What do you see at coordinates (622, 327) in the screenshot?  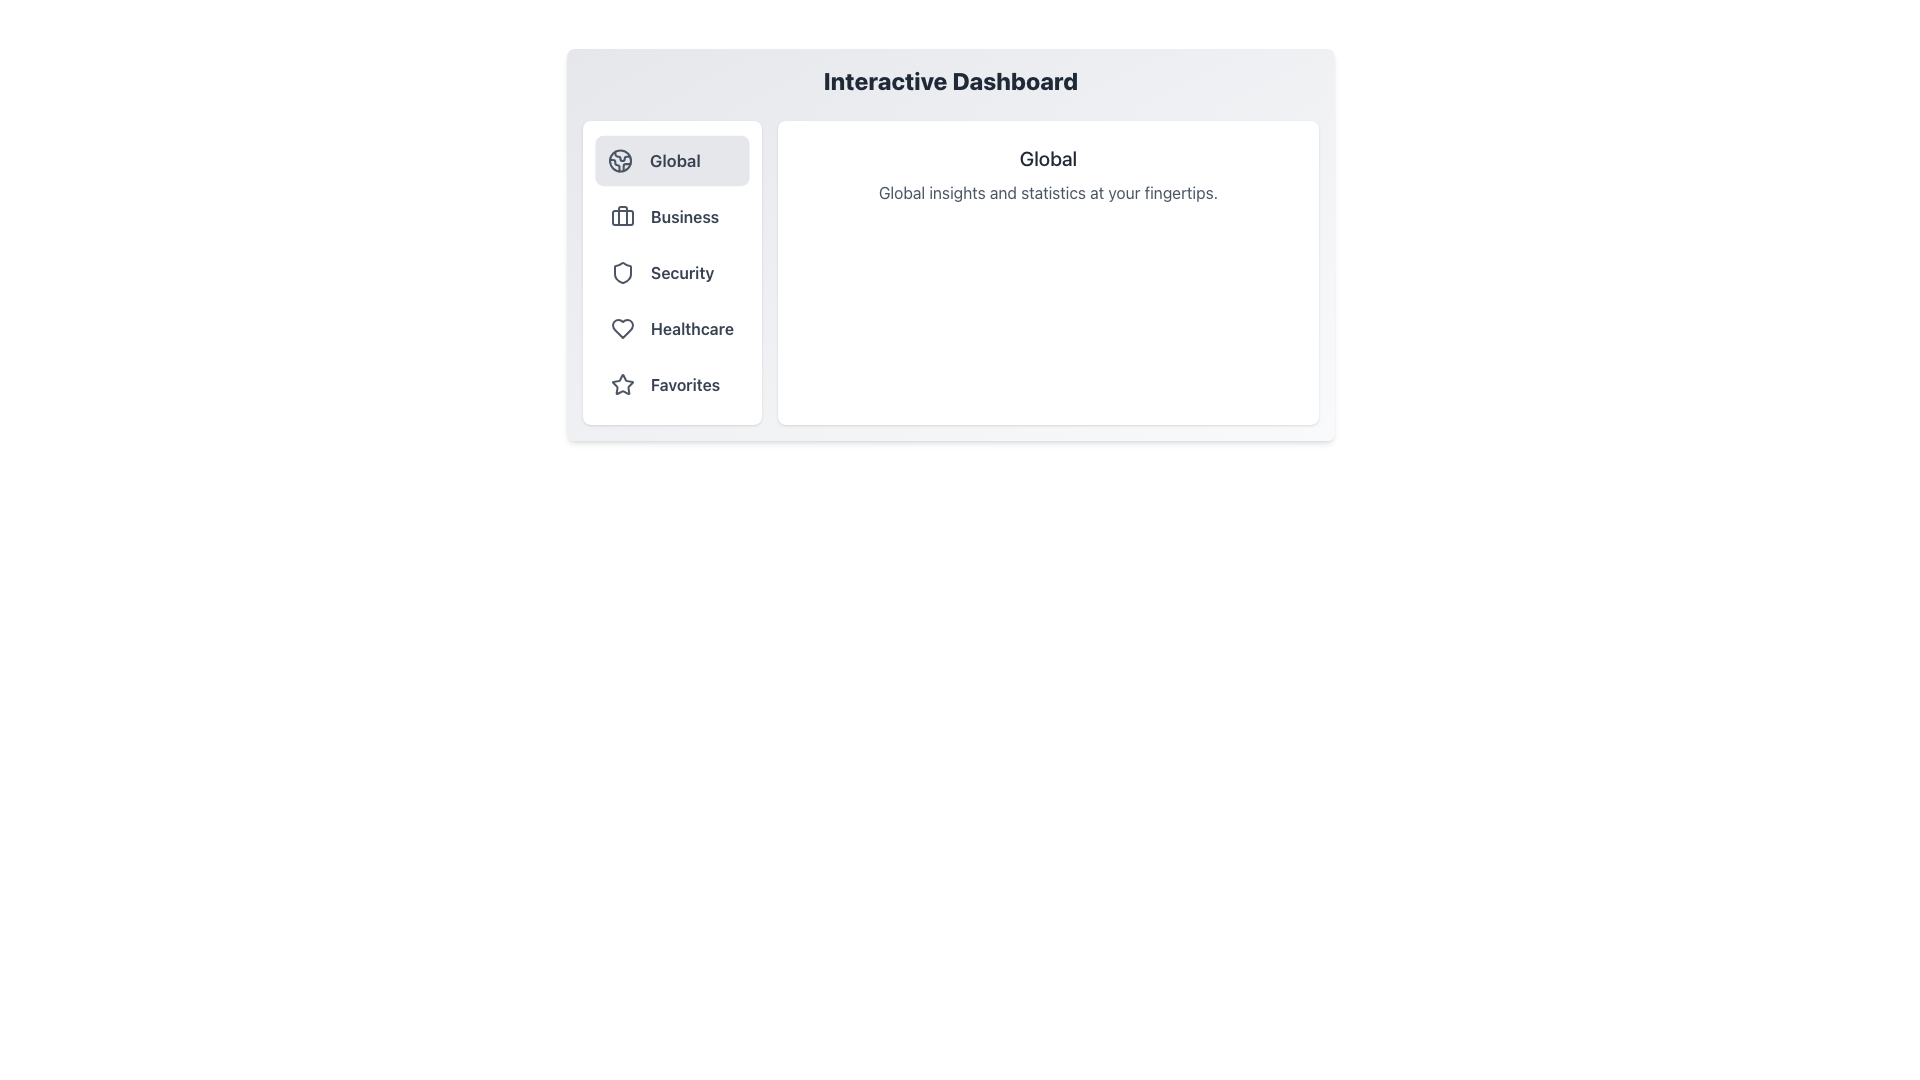 I see `the heart icon representing 'Healthcare', located fourth in the vertical list of menu items on the left sidebar, positioned between the shield icon and the star icon` at bounding box center [622, 327].